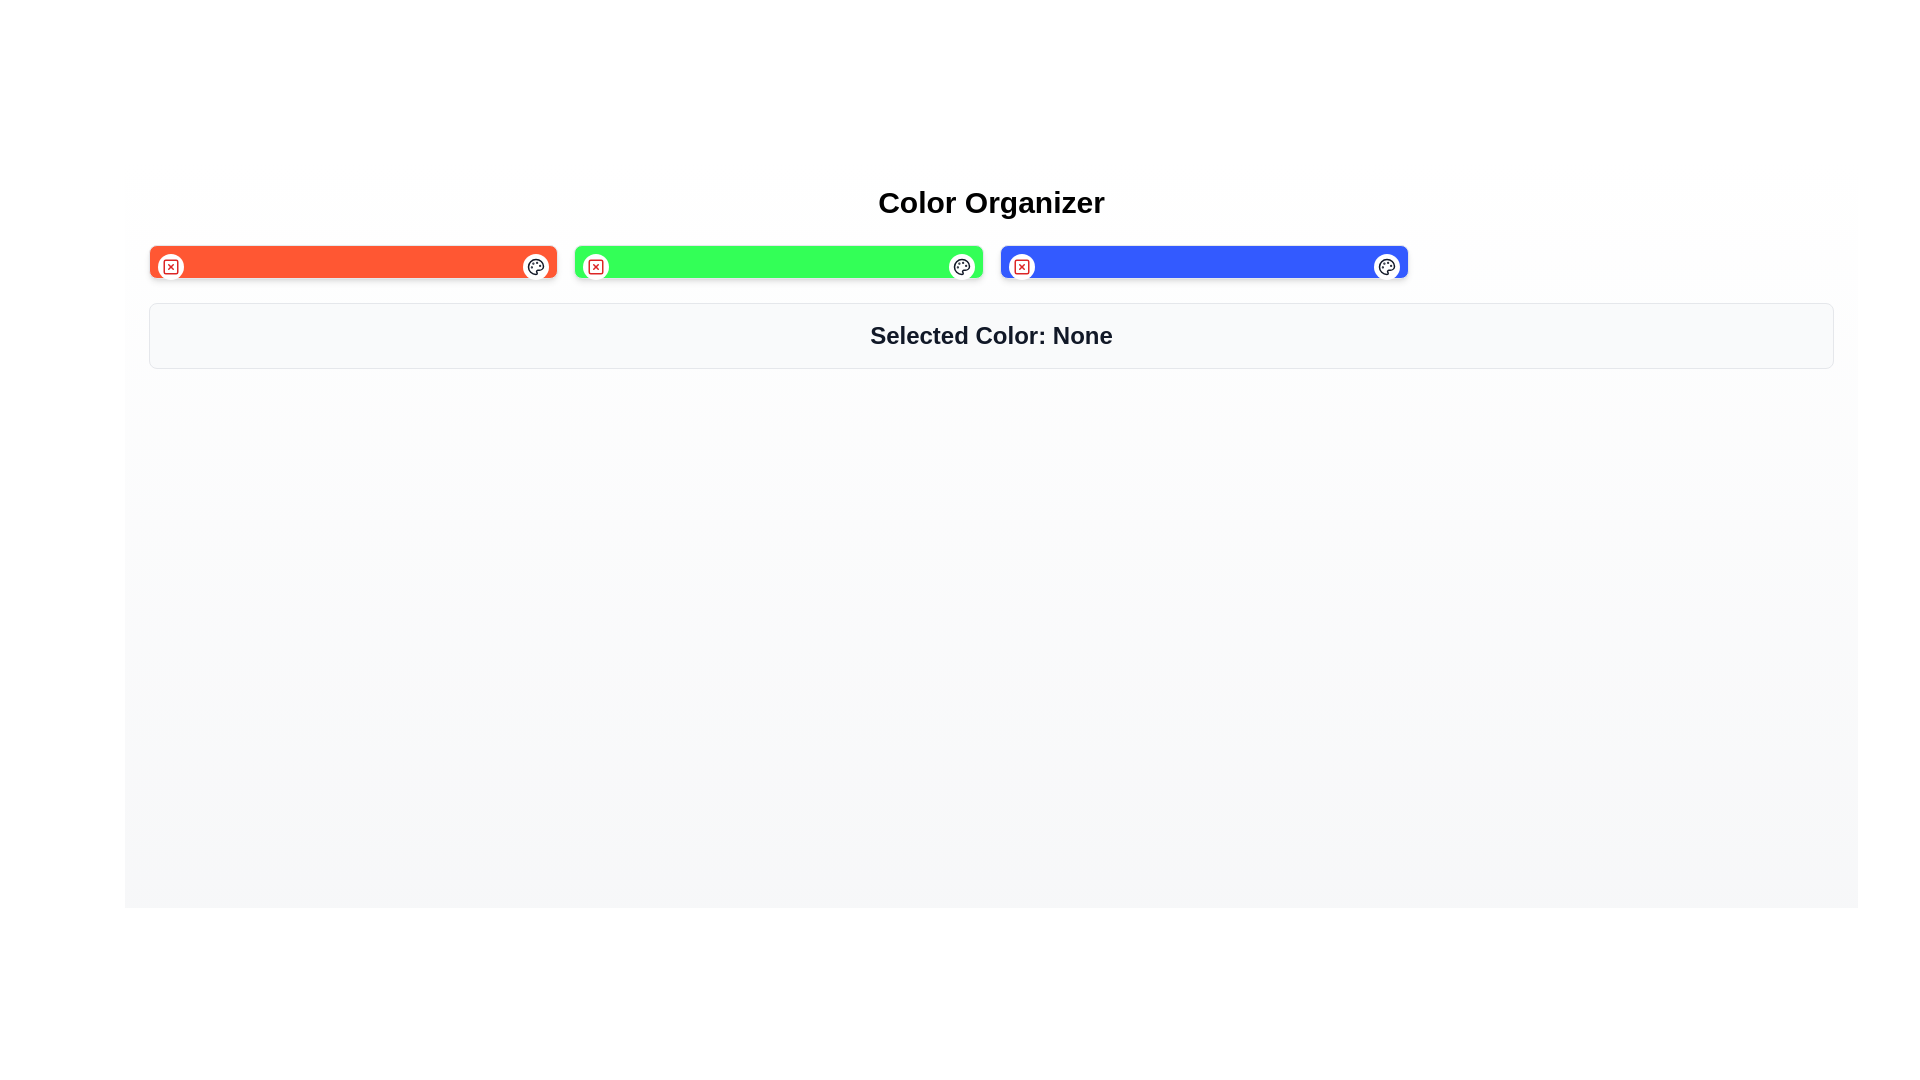 The height and width of the screenshot is (1080, 1920). What do you see at coordinates (1021, 265) in the screenshot?
I see `the close icon located on the right side of the blue horizontal color bar` at bounding box center [1021, 265].